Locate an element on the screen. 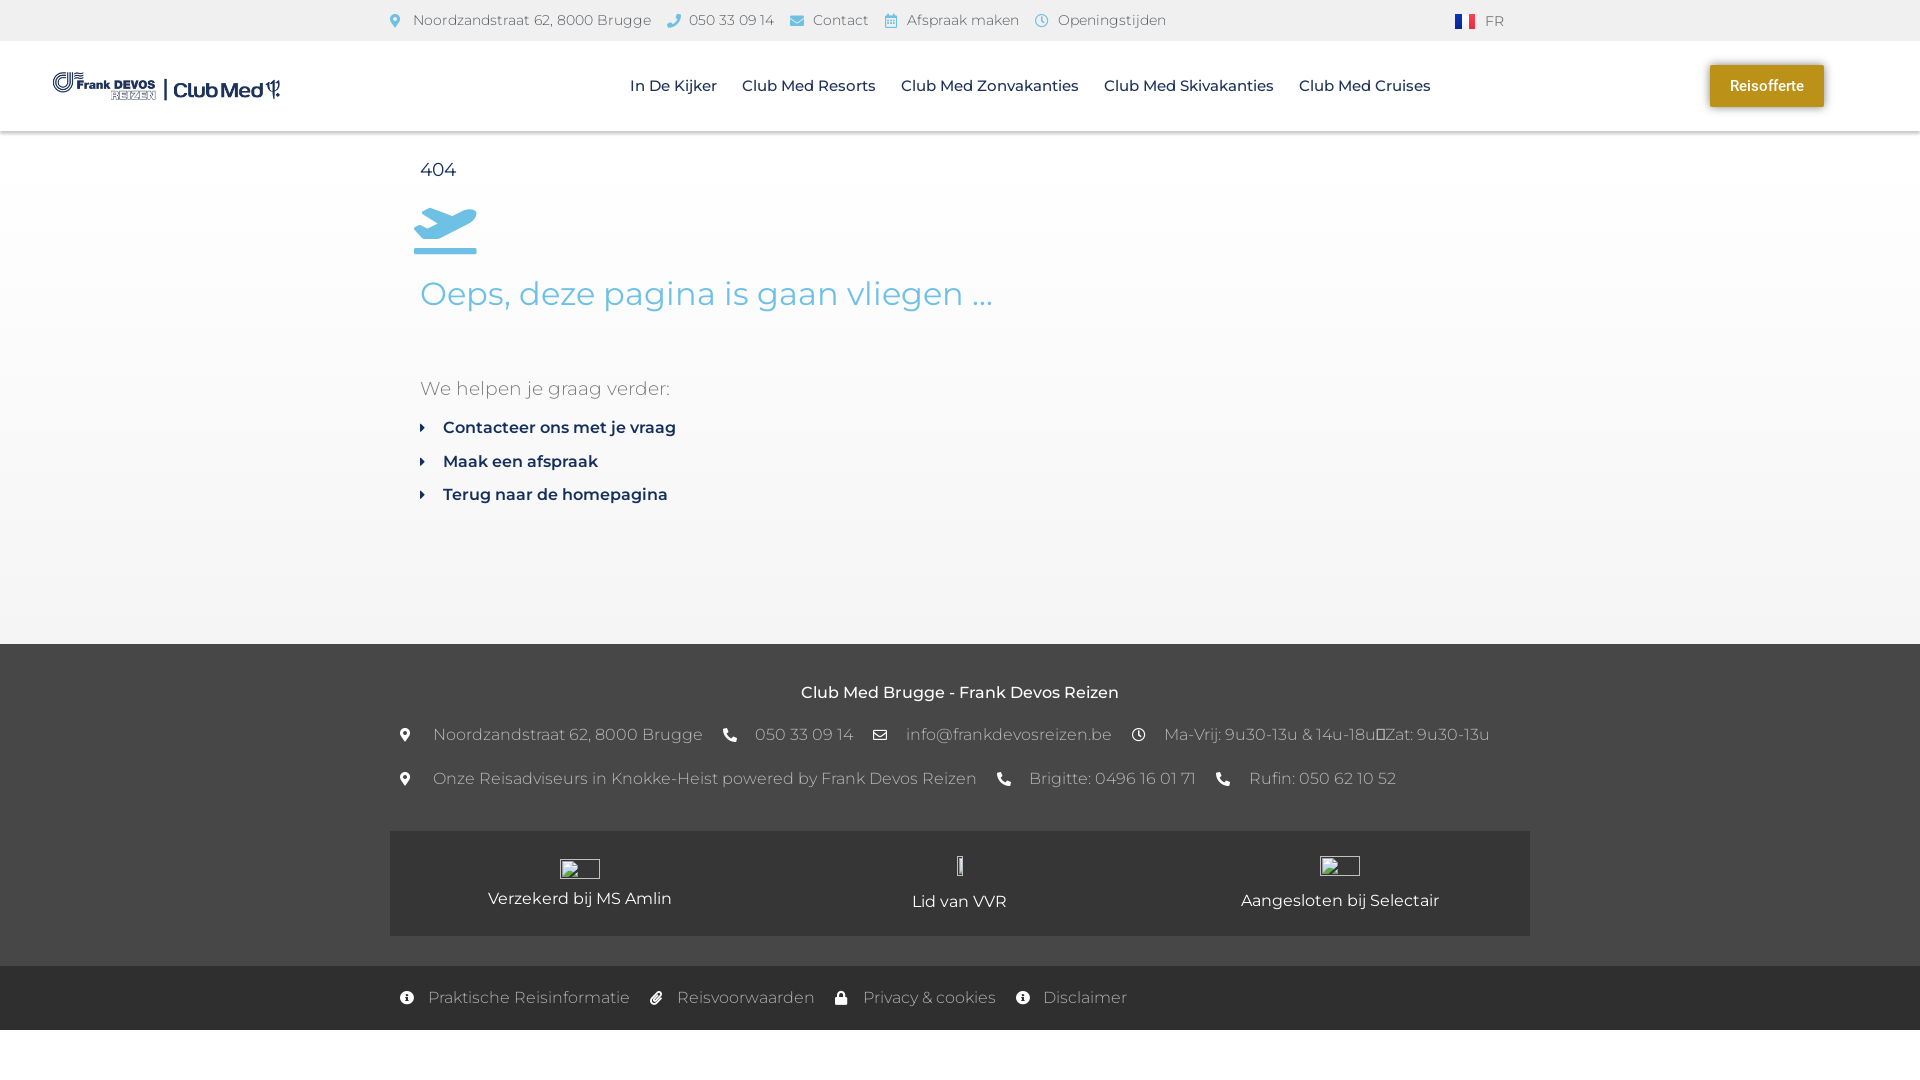 The image size is (1920, 1080). 'Club Med Zonvakanties' is located at coordinates (989, 84).